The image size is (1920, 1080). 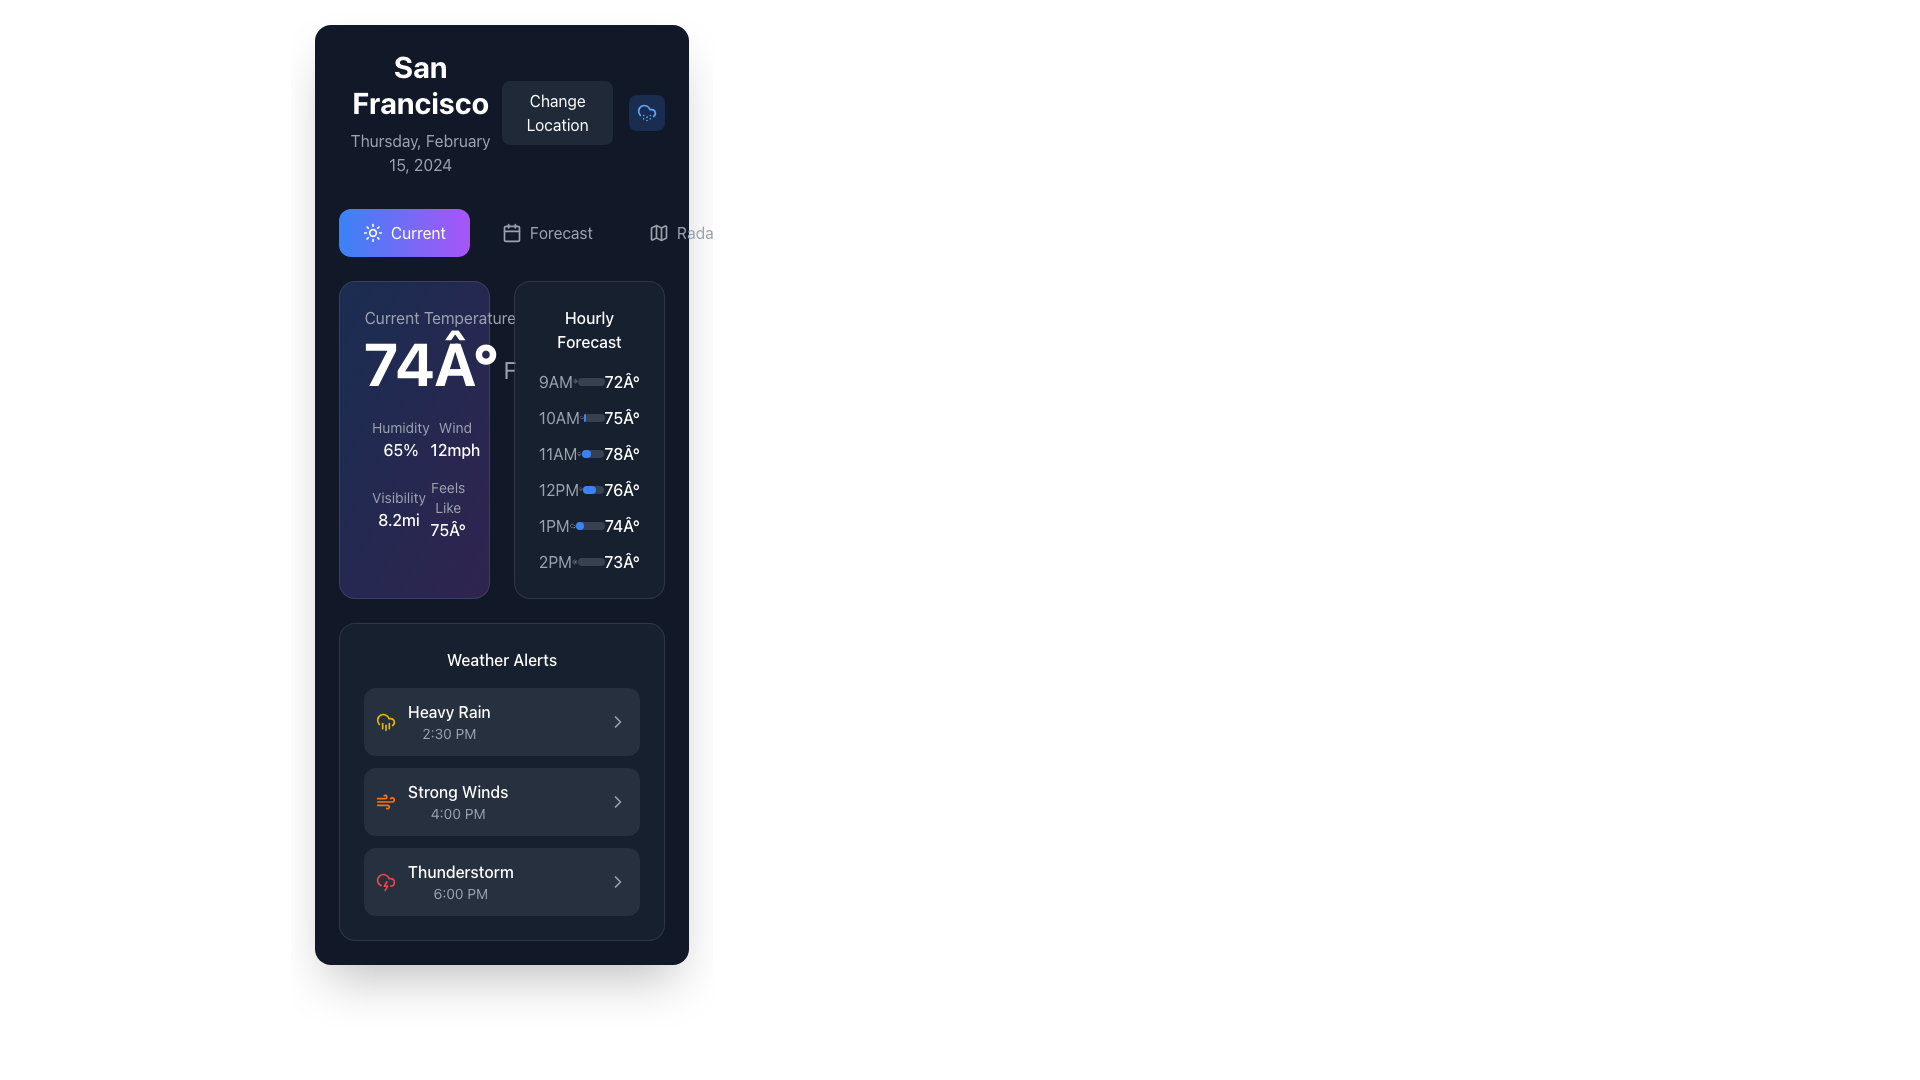 What do you see at coordinates (621, 562) in the screenshot?
I see `value displayed in the temperature Text Label showing '73°' in bold white text, located at the bottom of the 'Hourly Forecast' section` at bounding box center [621, 562].